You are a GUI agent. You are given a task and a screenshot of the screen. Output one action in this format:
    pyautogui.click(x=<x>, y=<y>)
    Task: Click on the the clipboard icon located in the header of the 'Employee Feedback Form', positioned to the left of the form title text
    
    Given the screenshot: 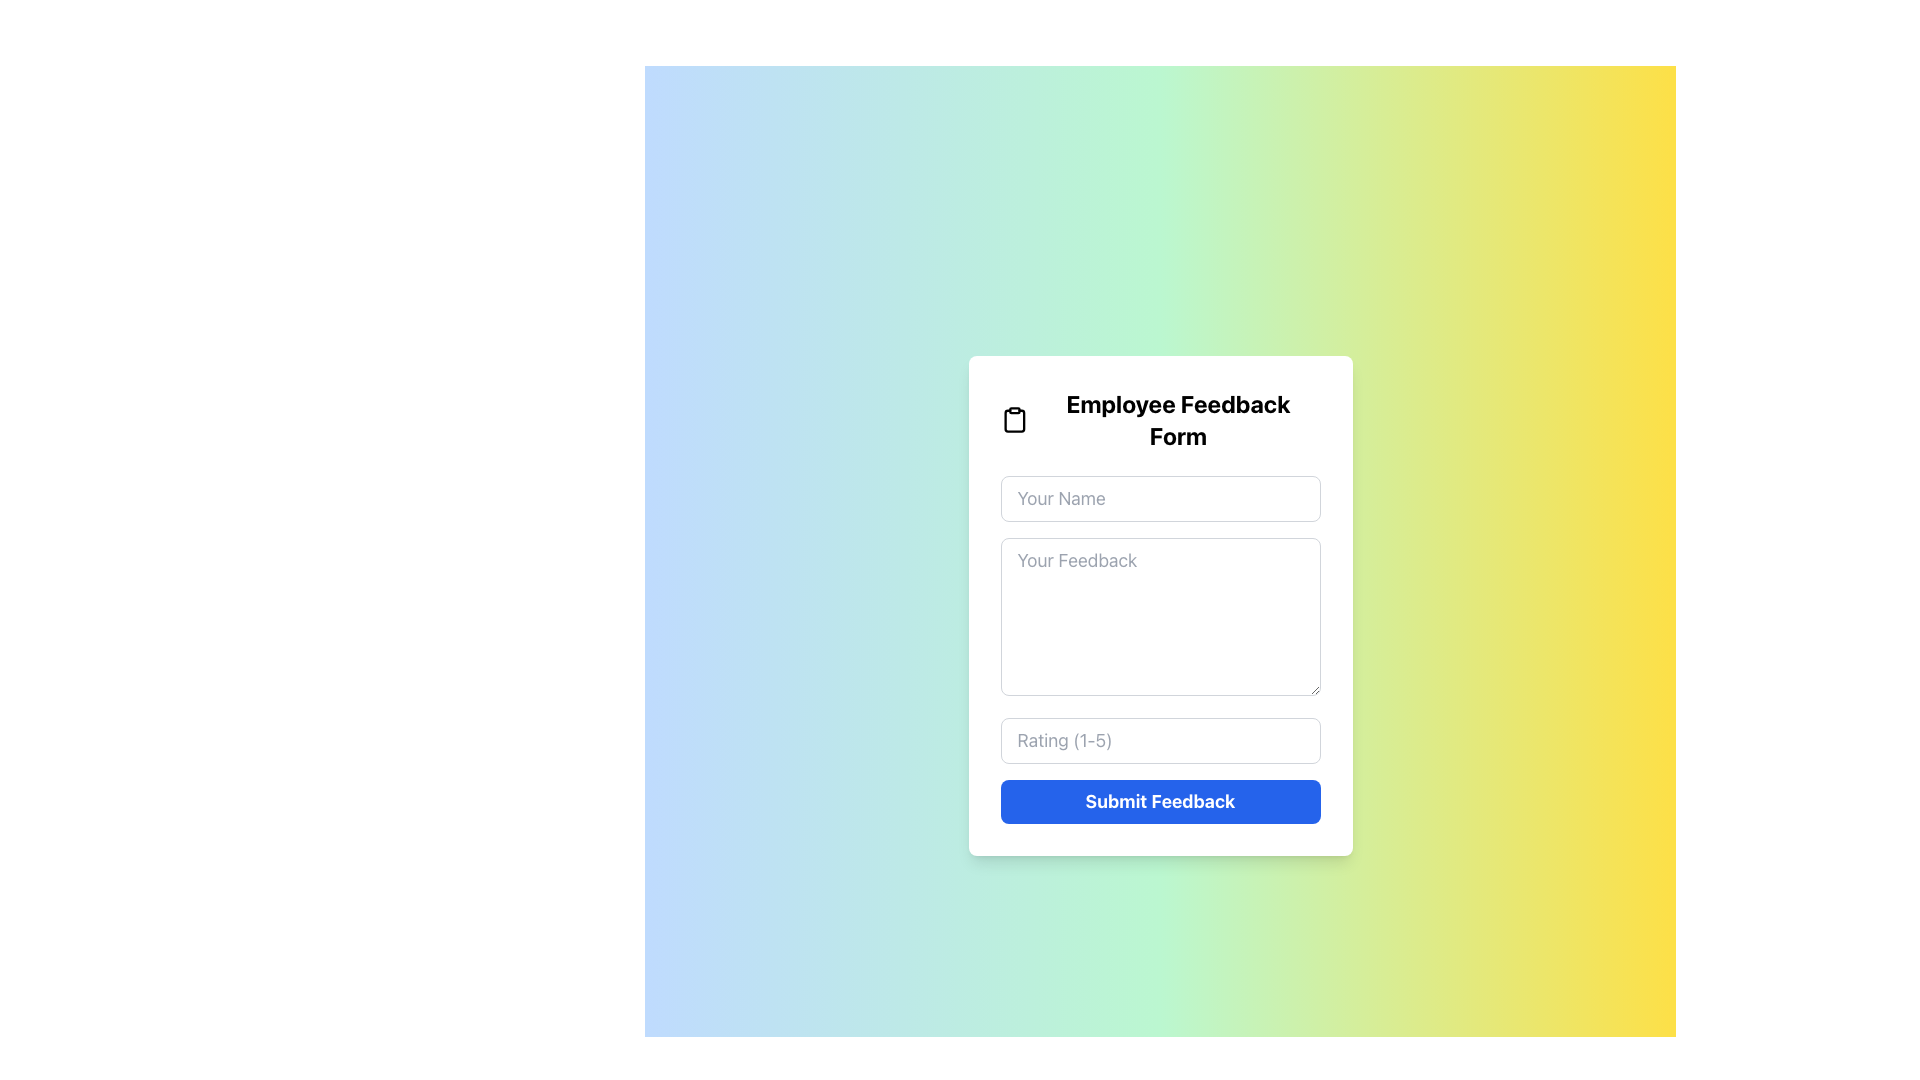 What is the action you would take?
    pyautogui.click(x=1014, y=419)
    